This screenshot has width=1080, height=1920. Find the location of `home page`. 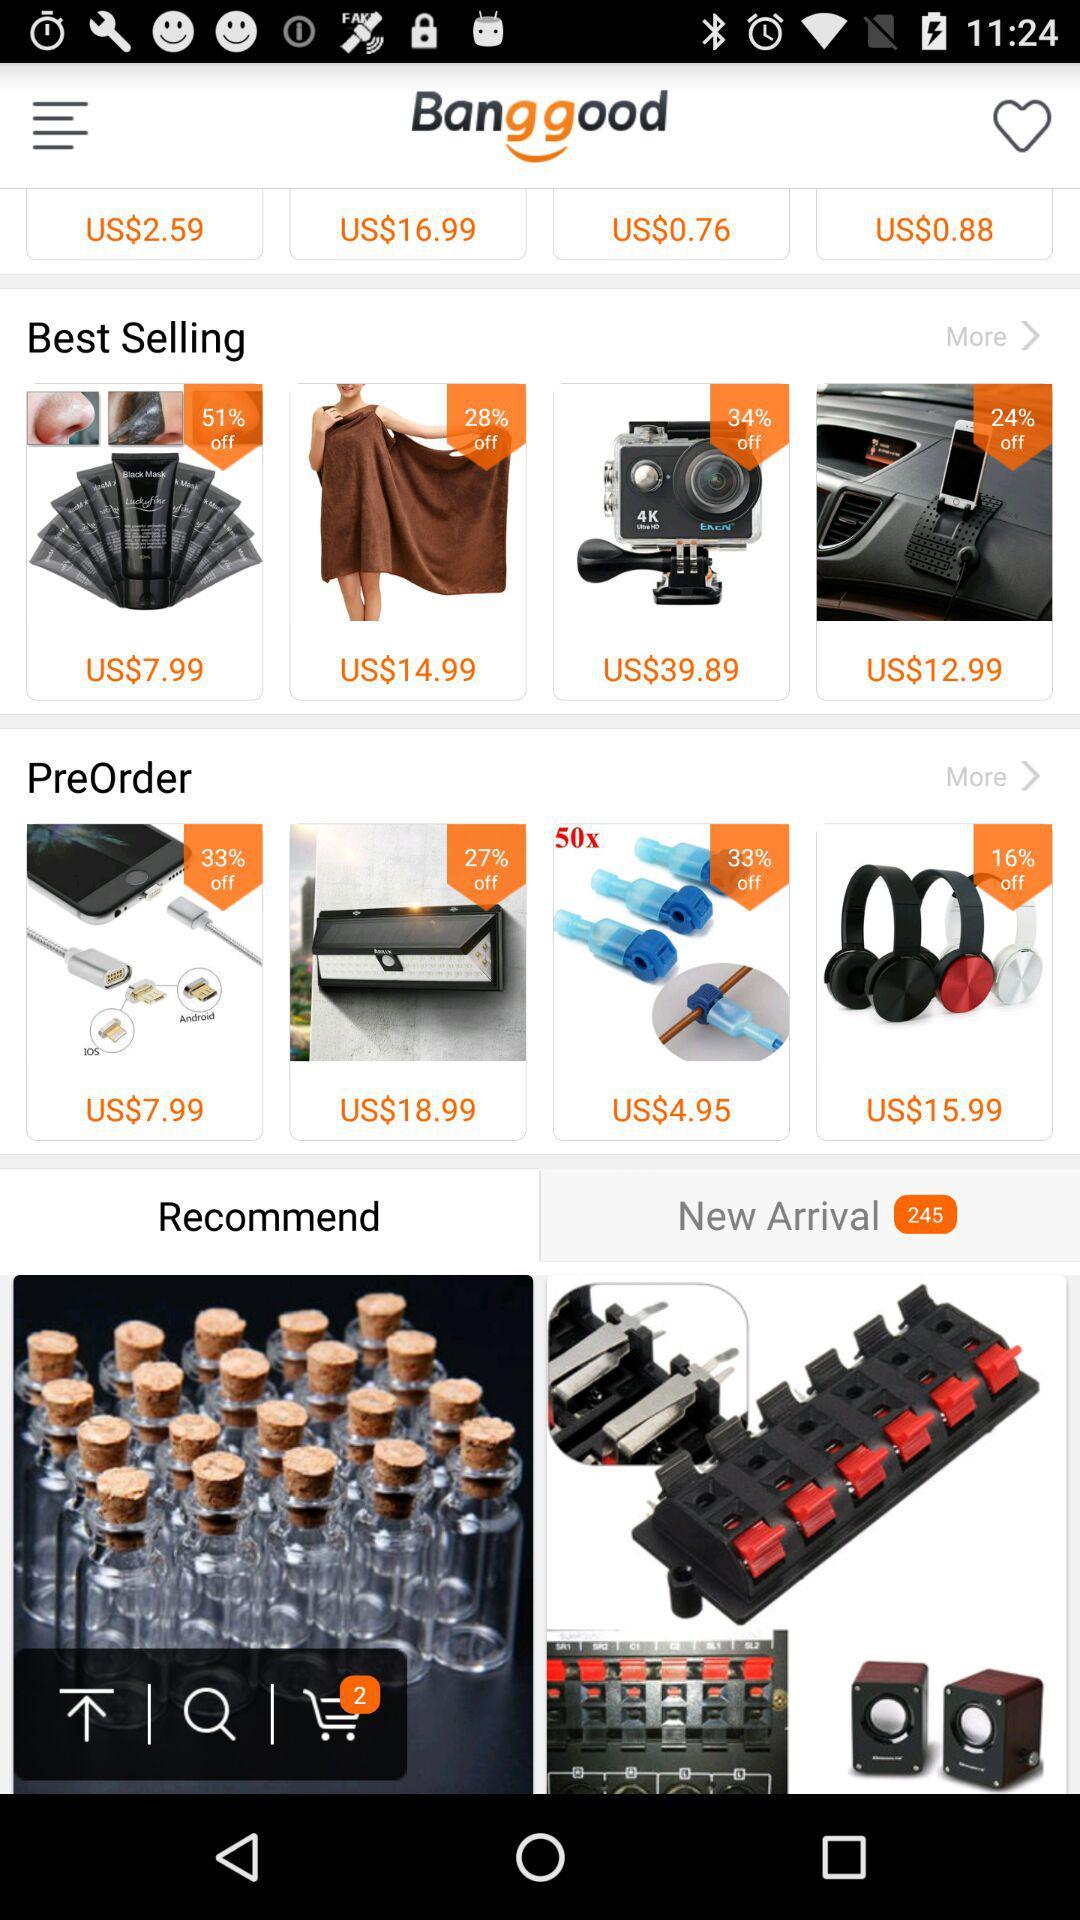

home page is located at coordinates (538, 124).